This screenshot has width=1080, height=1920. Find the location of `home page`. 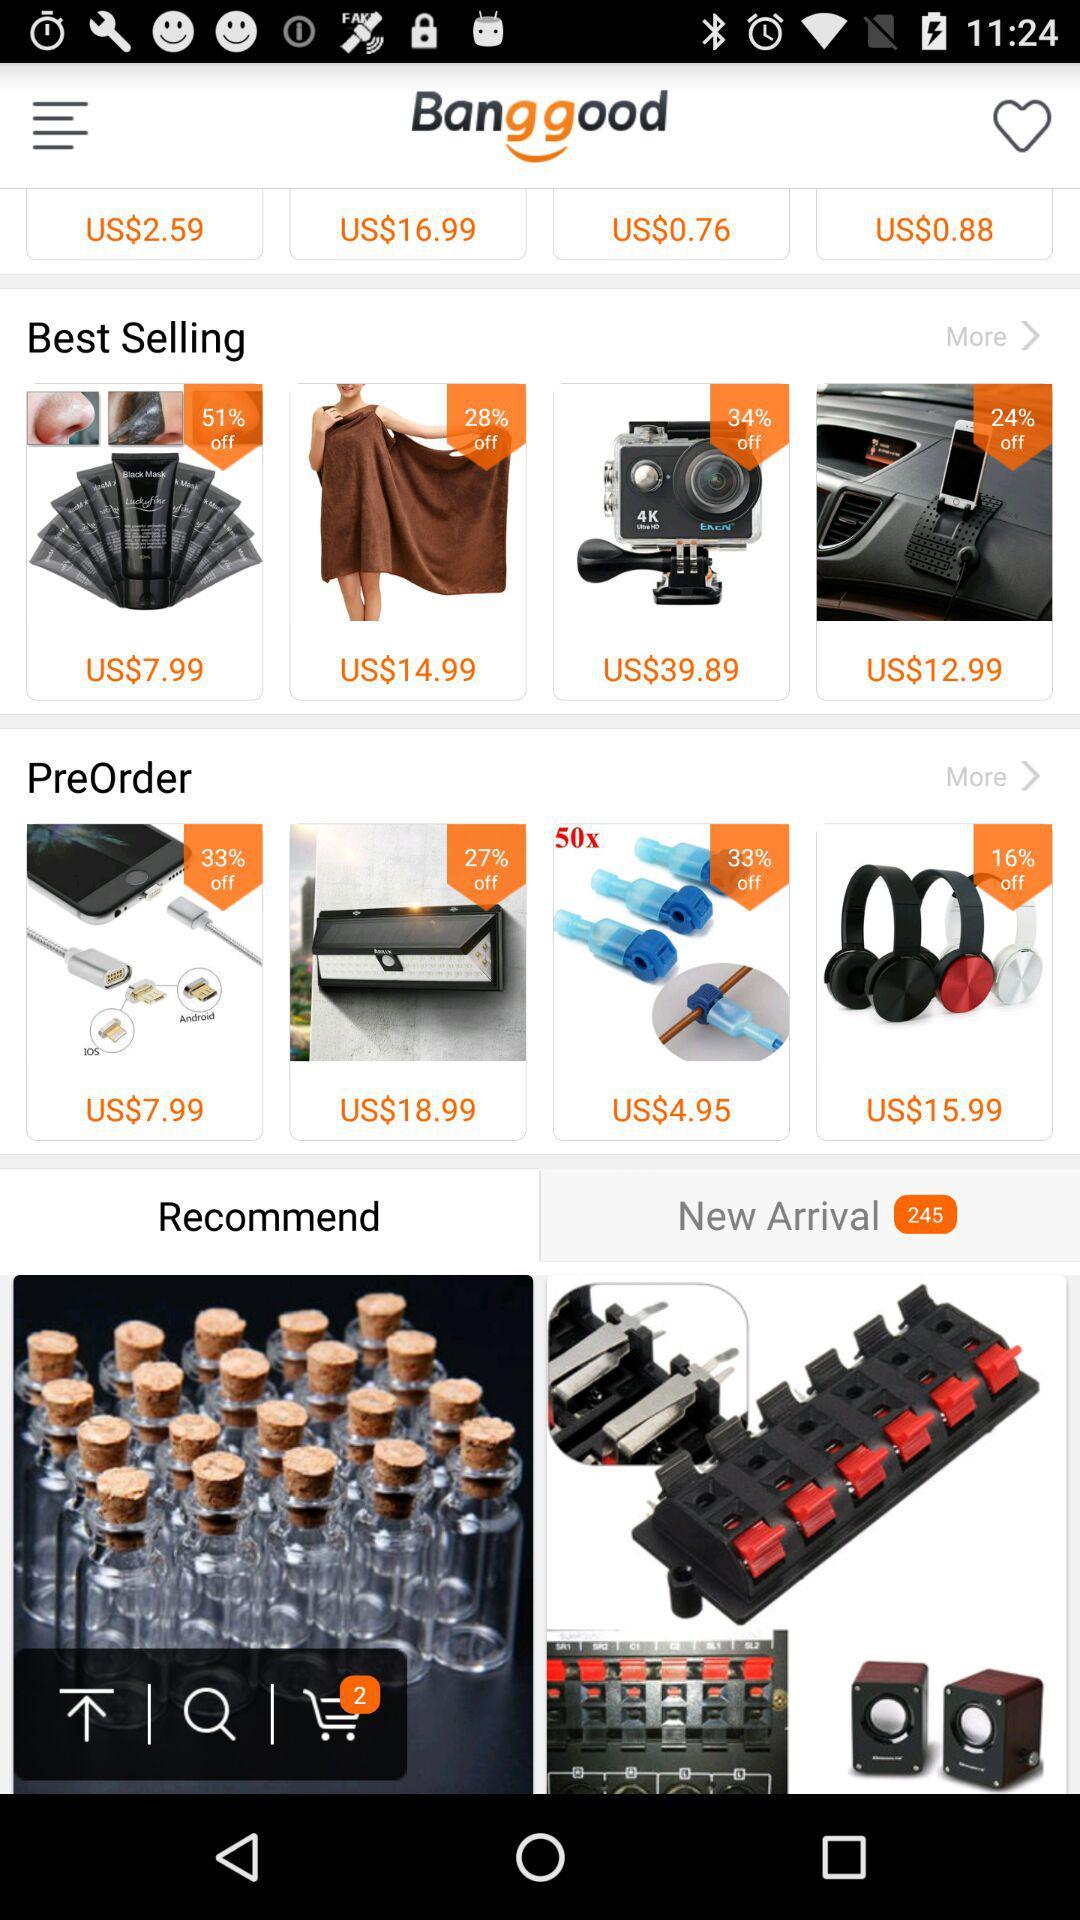

home page is located at coordinates (538, 124).